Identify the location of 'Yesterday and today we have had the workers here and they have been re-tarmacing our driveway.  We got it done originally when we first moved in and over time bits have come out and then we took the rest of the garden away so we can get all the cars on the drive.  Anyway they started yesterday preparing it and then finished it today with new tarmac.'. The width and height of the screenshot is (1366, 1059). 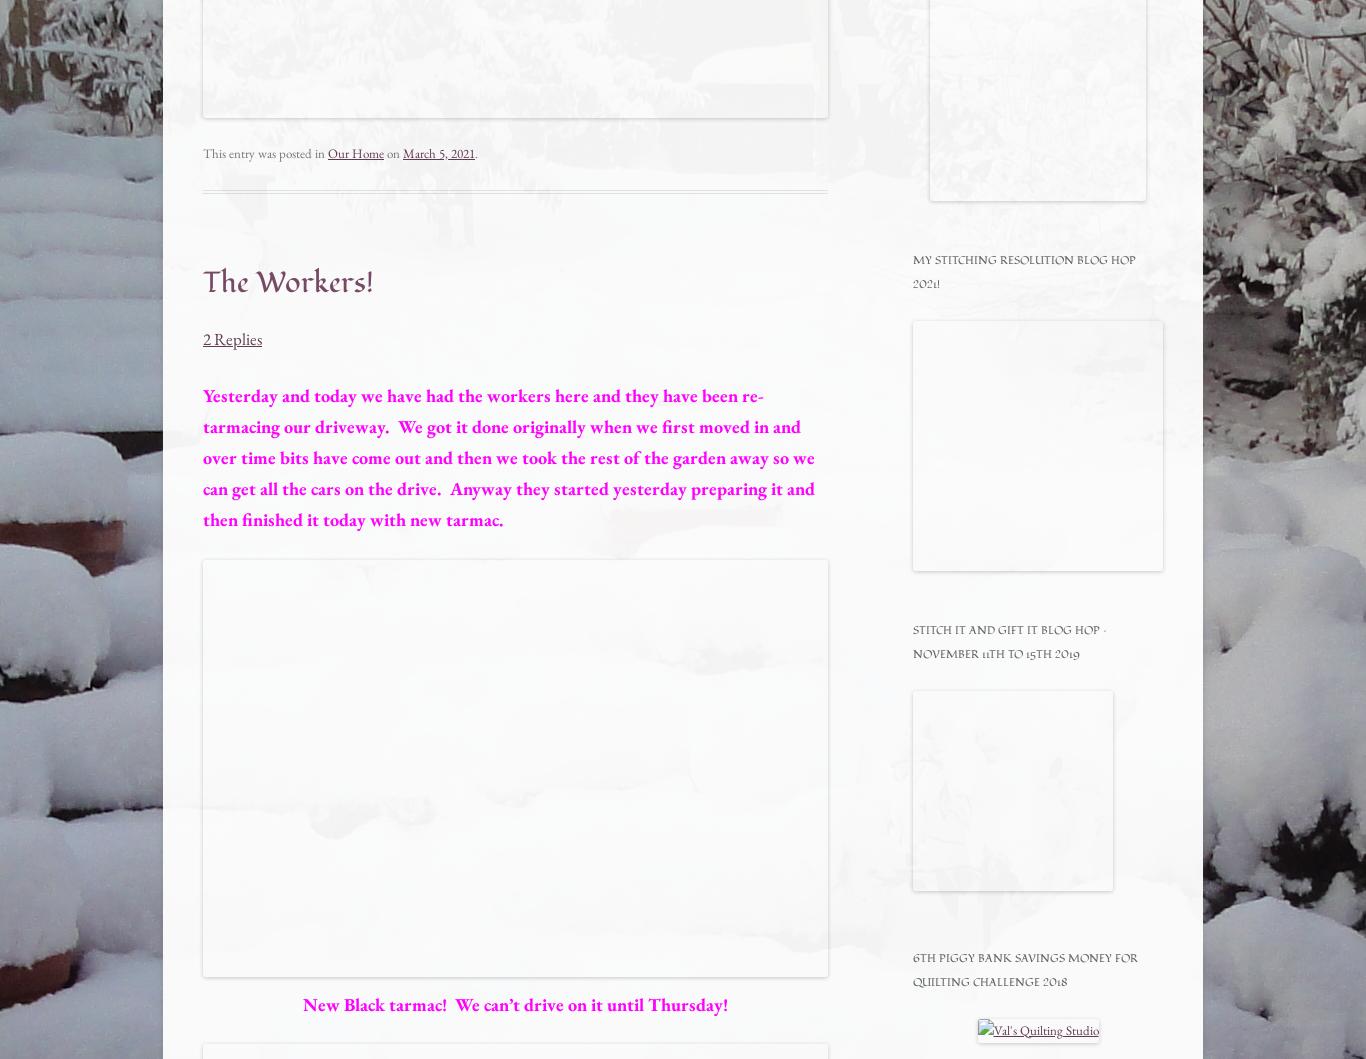
(508, 456).